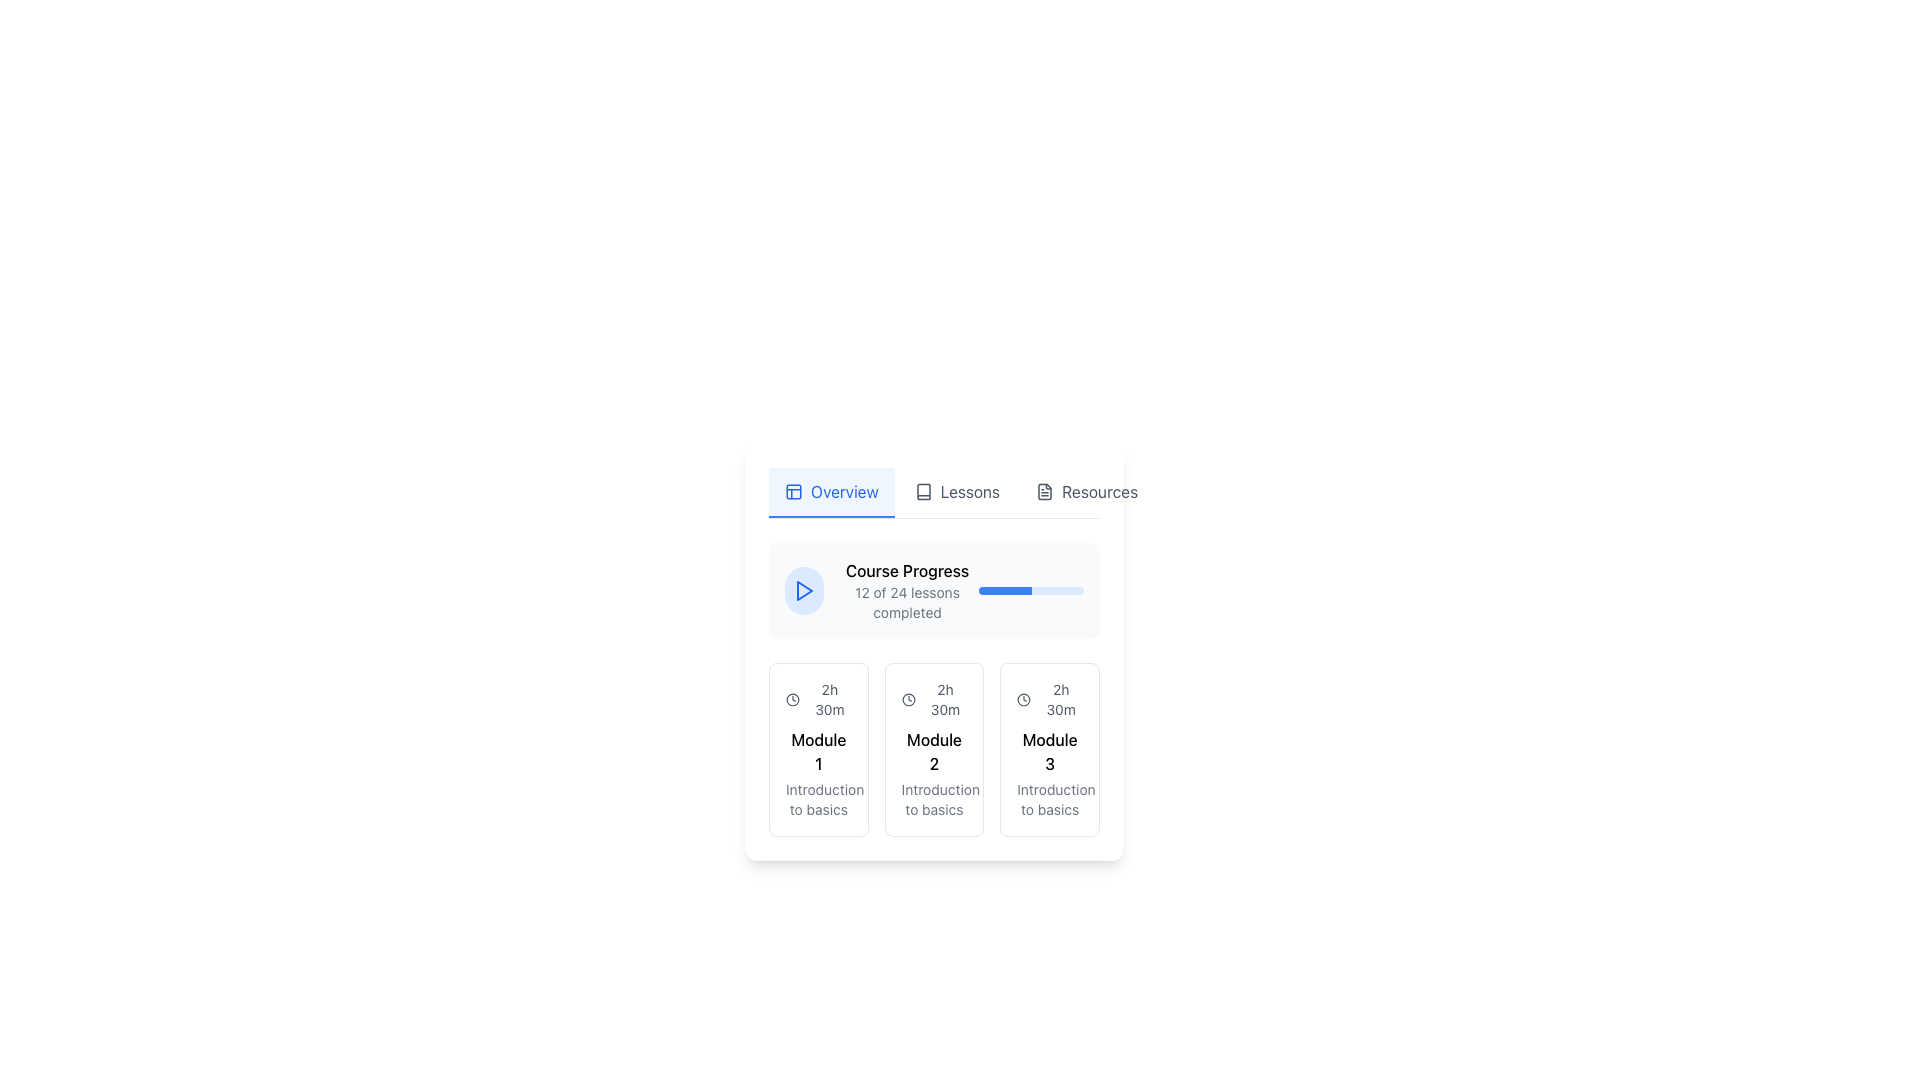  I want to click on the circular outline within the clock icon located in the upper segment of the card, which indicates '2h 30m', so click(1024, 698).